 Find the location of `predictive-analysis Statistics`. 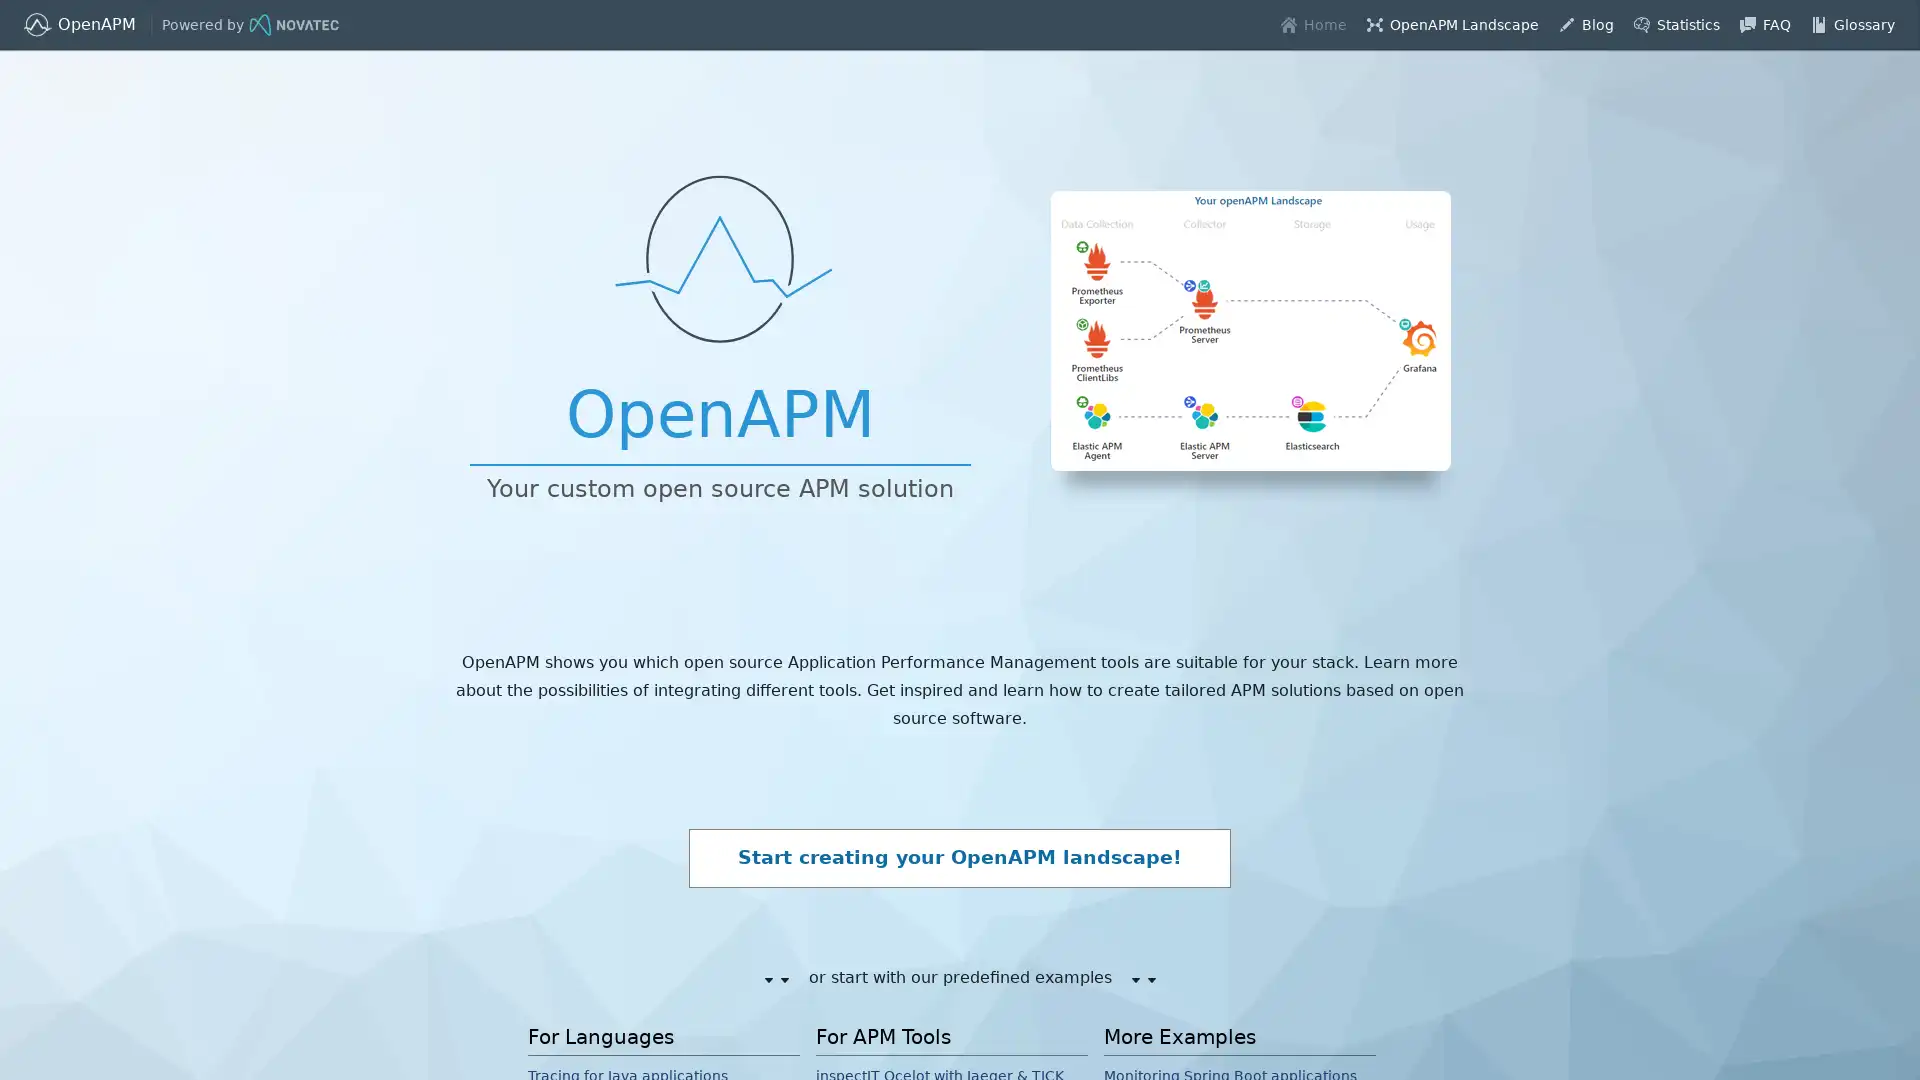

predictive-analysis Statistics is located at coordinates (1676, 24).